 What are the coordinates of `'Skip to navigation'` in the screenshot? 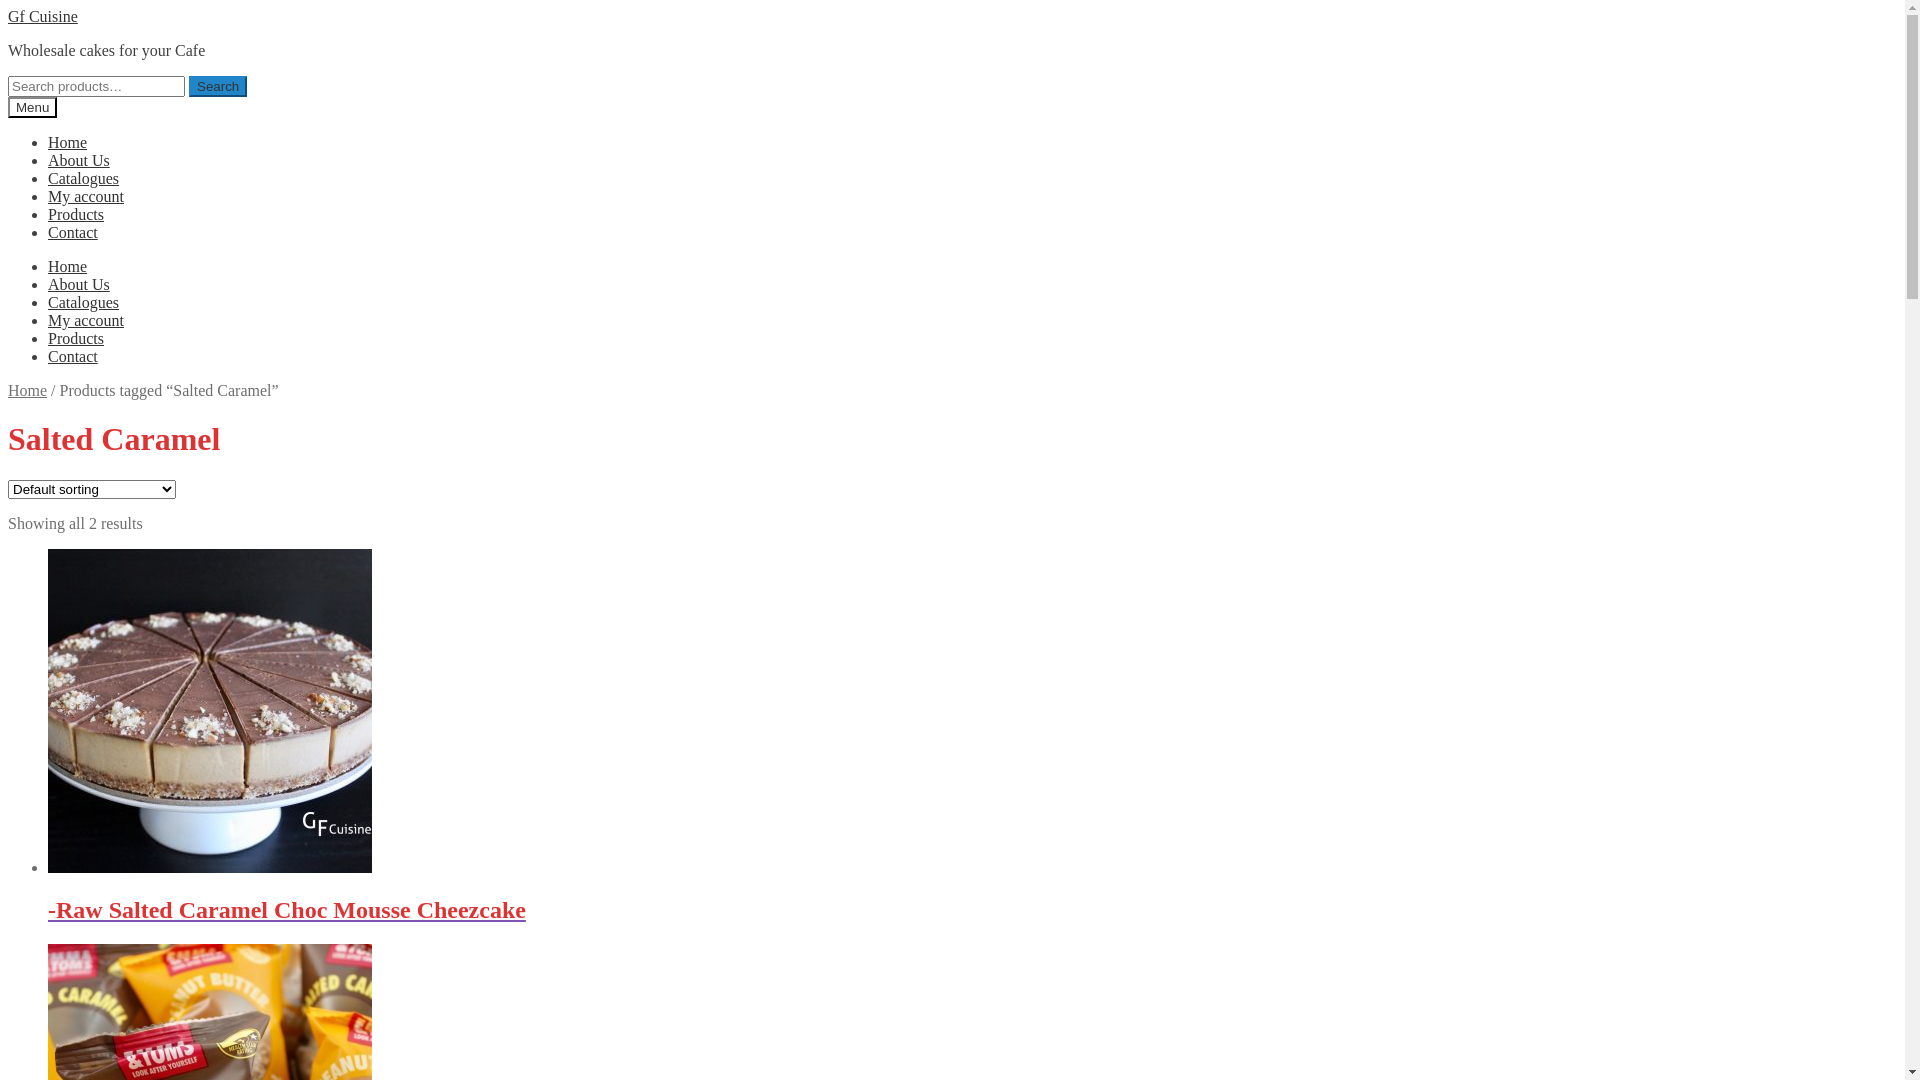 It's located at (7, 7).